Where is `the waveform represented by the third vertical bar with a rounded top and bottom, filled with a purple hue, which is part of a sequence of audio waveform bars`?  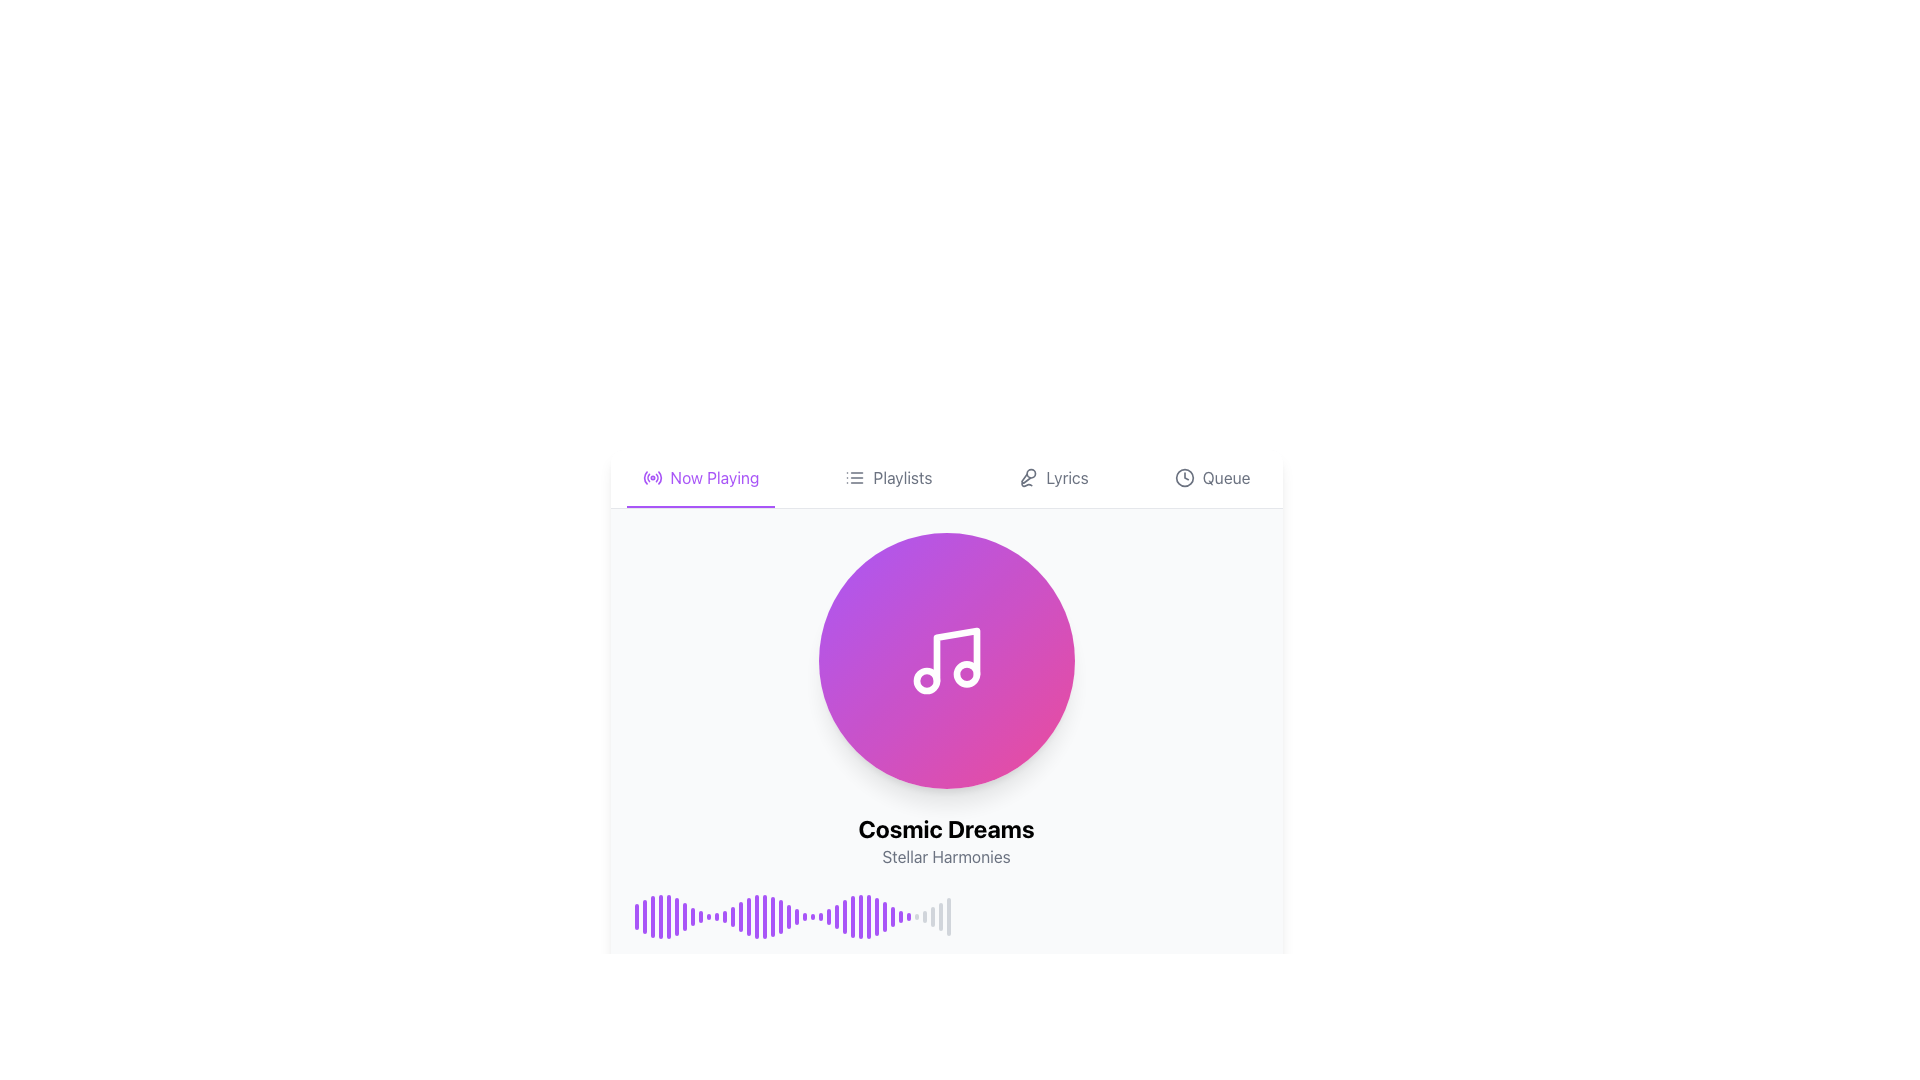 the waveform represented by the third vertical bar with a rounded top and bottom, filled with a purple hue, which is part of a sequence of audio waveform bars is located at coordinates (652, 917).